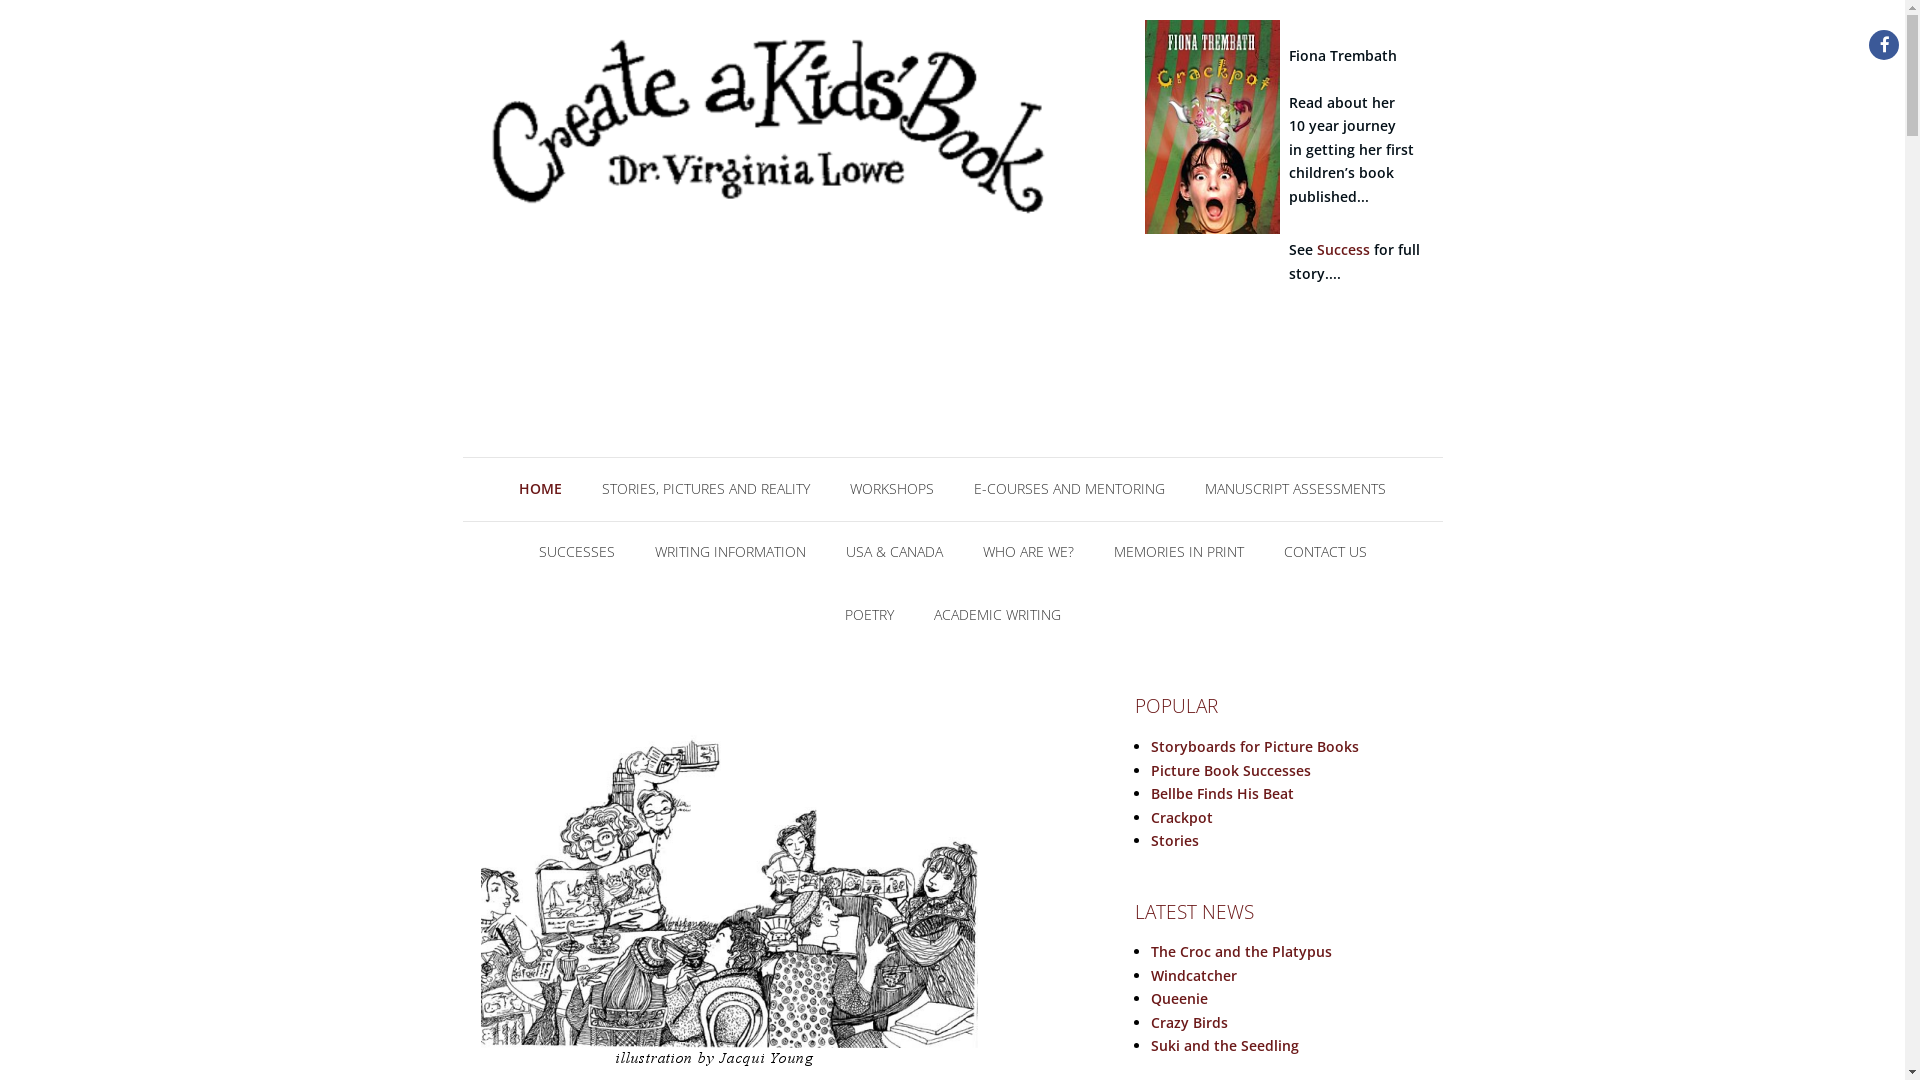 The image size is (1920, 1080). Describe the element at coordinates (1229, 769) in the screenshot. I see `'Picture Book Successes'` at that location.